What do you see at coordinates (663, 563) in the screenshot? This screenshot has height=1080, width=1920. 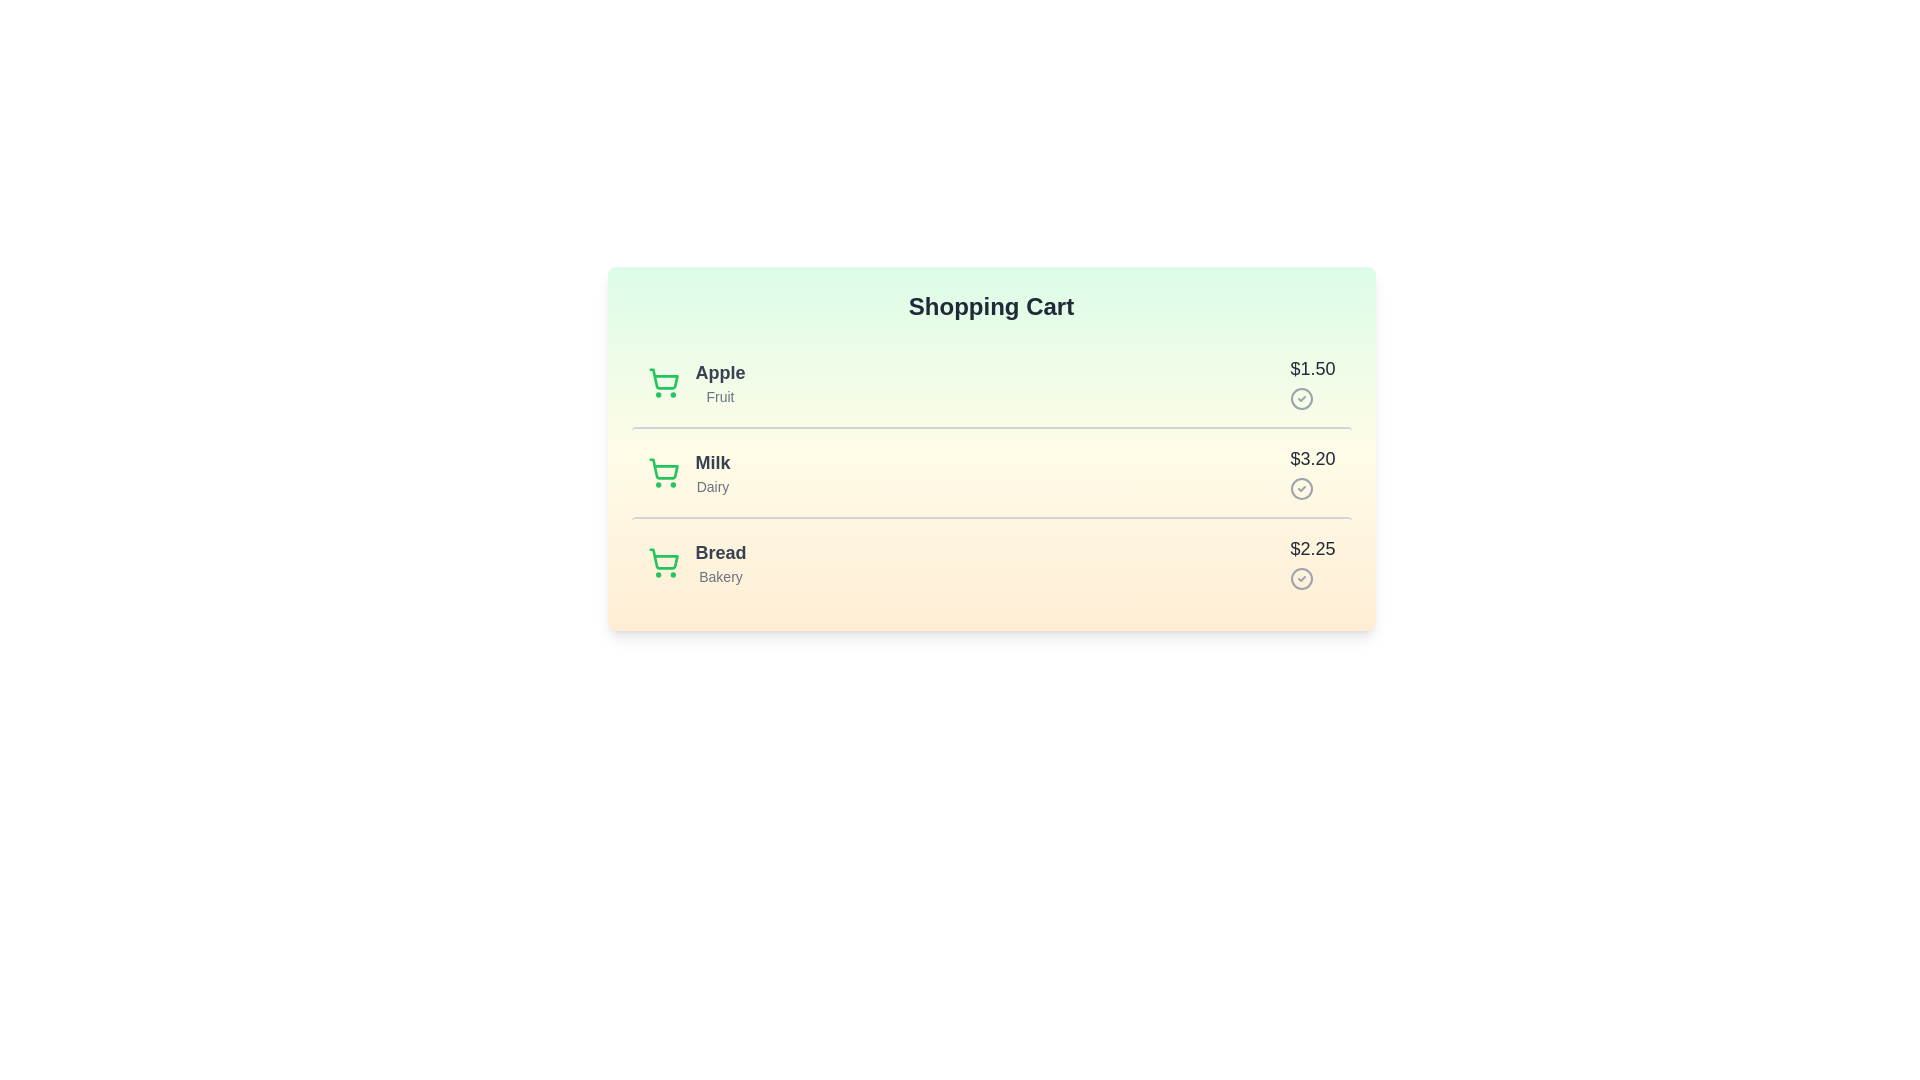 I see `the shopping cart icon next to the item Bread` at bounding box center [663, 563].